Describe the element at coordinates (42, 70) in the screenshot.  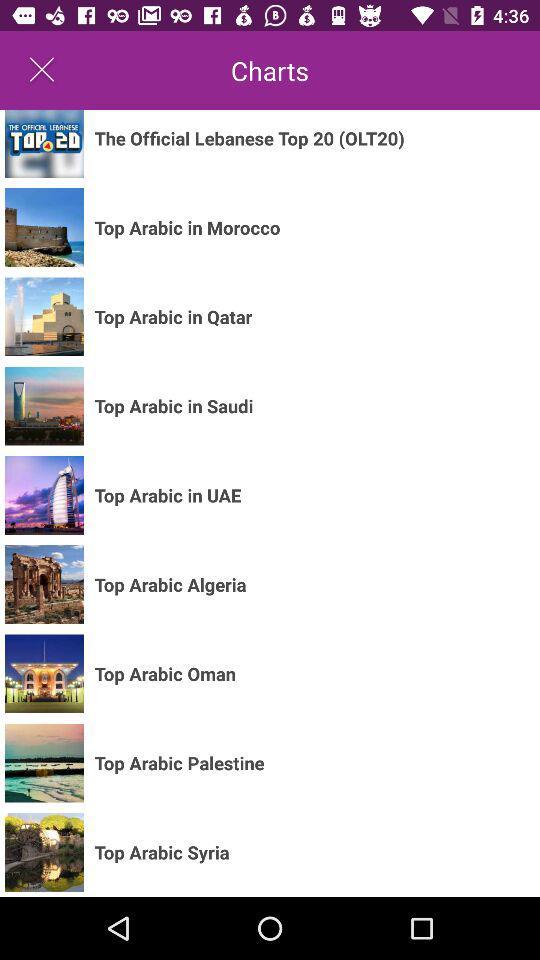
I see `page` at that location.